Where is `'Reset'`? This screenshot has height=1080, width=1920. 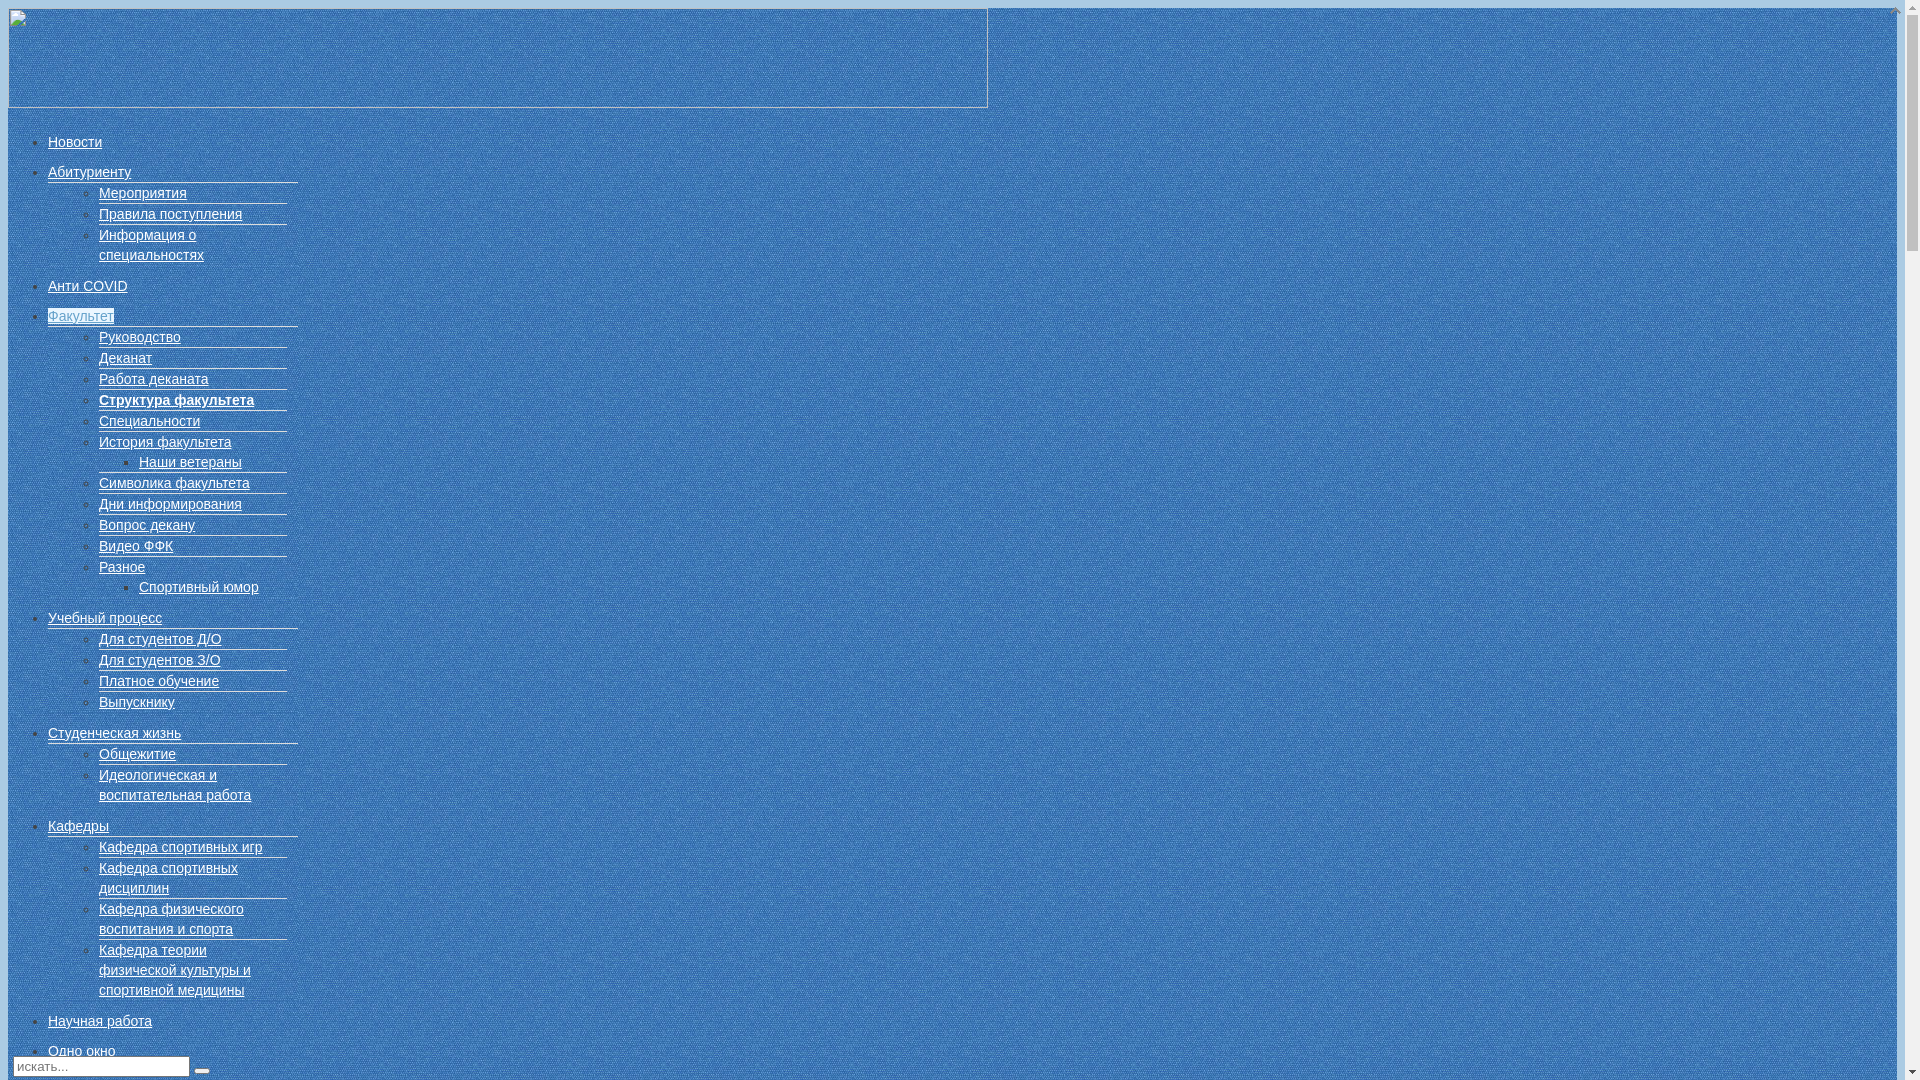
'Reset' is located at coordinates (201, 1070).